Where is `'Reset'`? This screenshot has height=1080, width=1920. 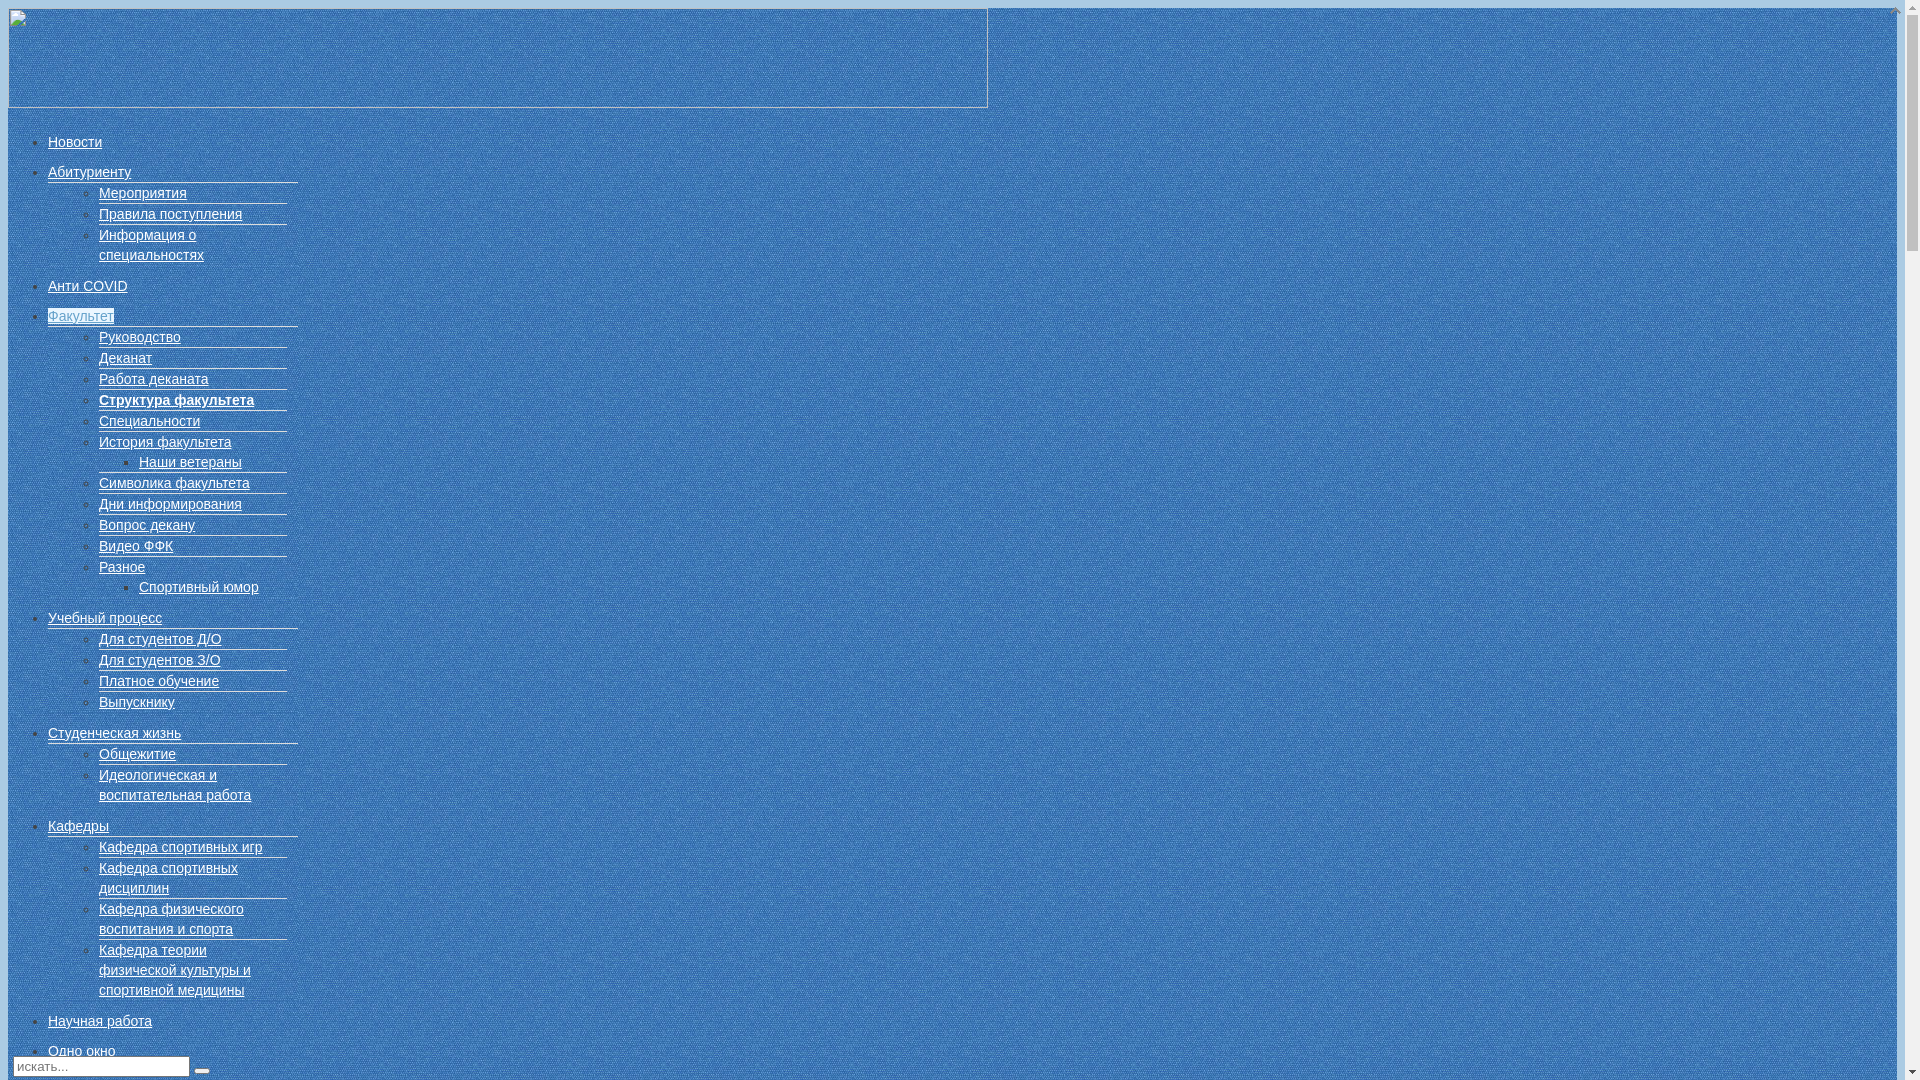
'Reset' is located at coordinates (201, 1070).